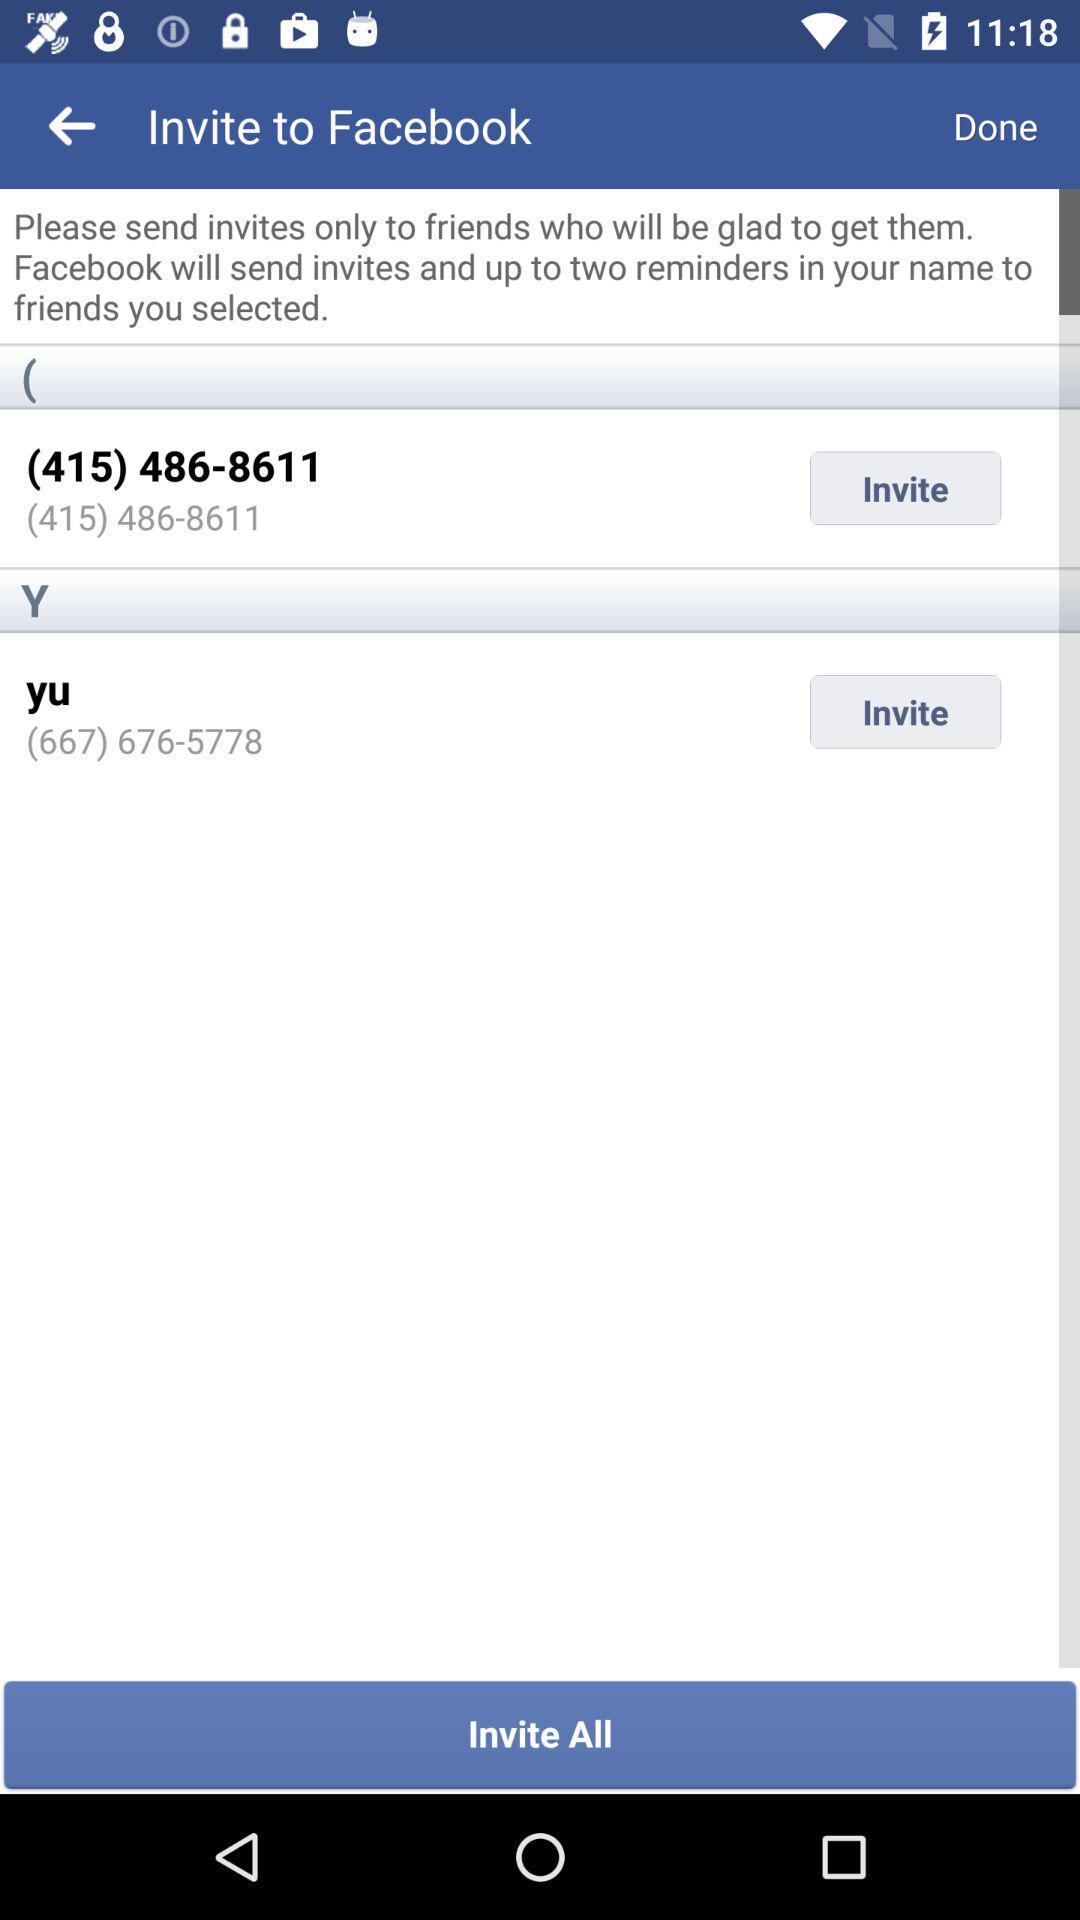  What do you see at coordinates (47, 688) in the screenshot?
I see `the icon below the y` at bounding box center [47, 688].